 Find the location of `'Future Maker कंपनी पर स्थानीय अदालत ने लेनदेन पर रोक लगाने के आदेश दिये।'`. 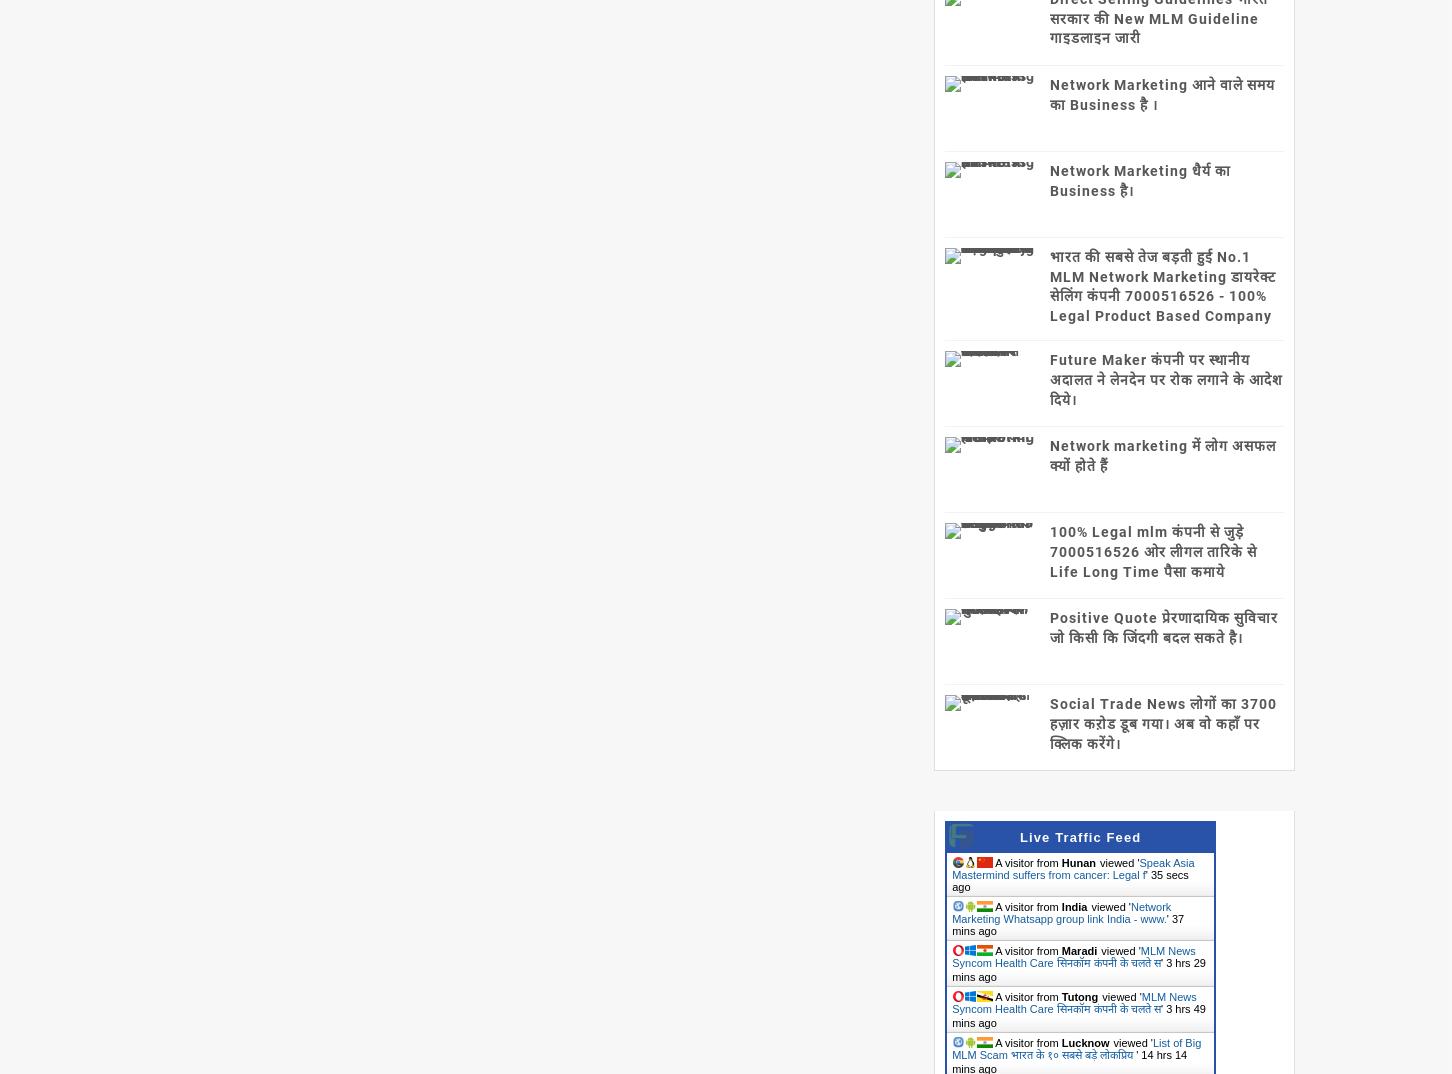

'Future Maker कंपनी पर स्थानीय अदालत ने लेनदेन पर रोक लगाने के आदेश दिये।' is located at coordinates (1166, 379).